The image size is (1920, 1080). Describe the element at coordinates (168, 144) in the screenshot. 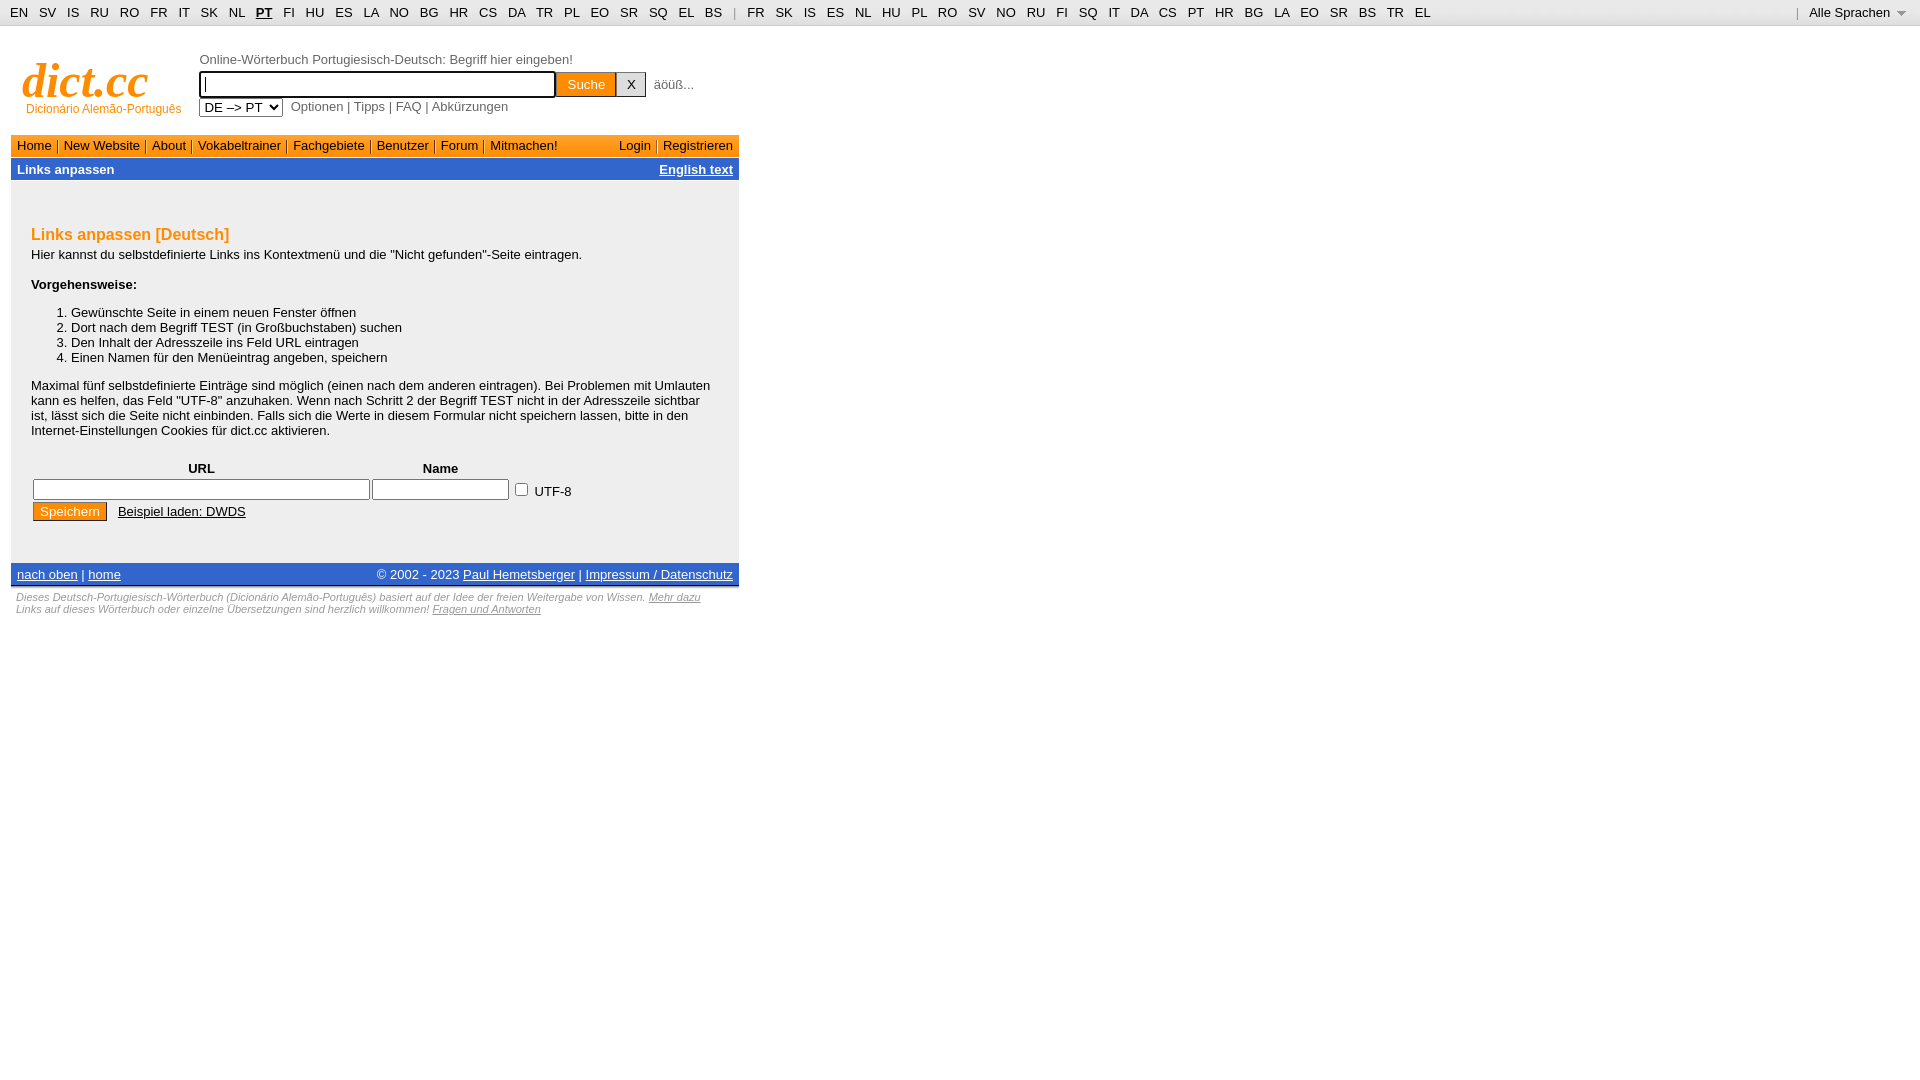

I see `'About'` at that location.